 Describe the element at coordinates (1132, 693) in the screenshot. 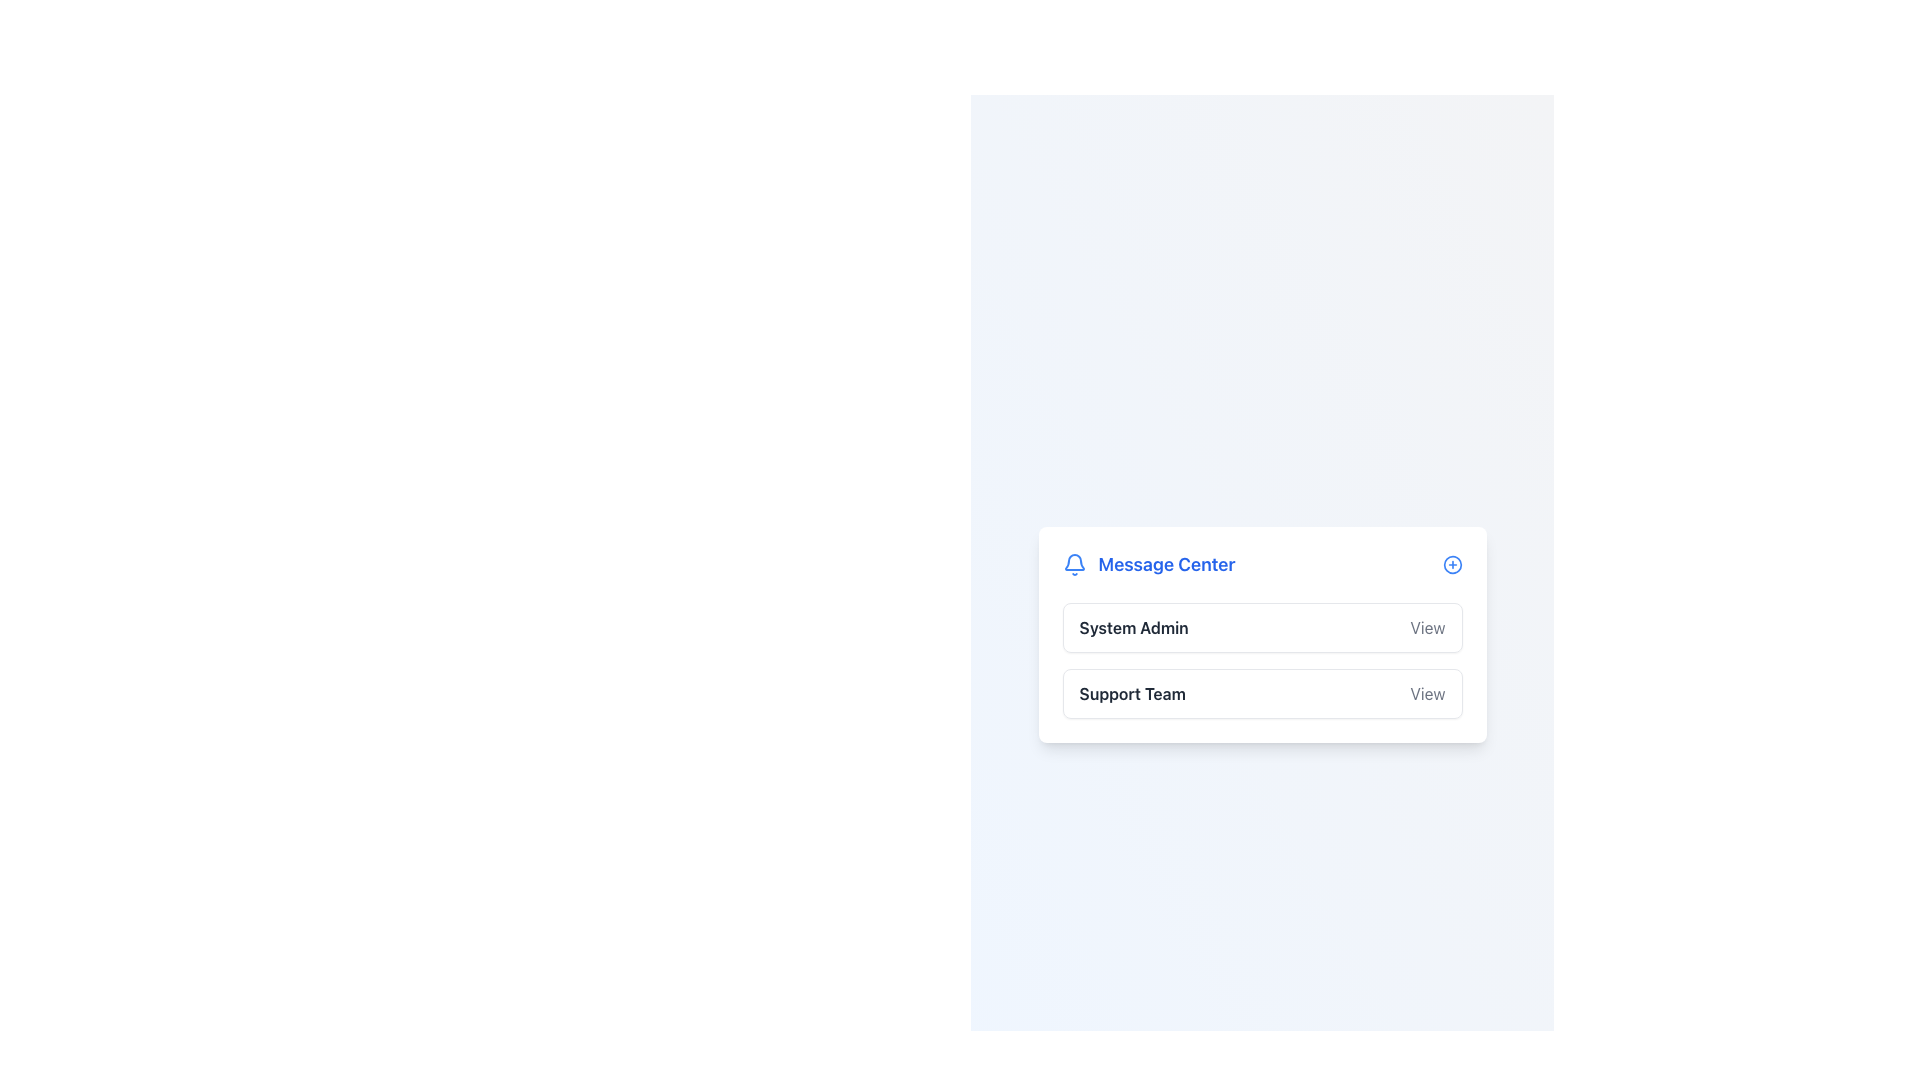

I see `the Text Label that indicates a group or category of information, located below the 'System Admin' text entry and to the left of the 'View' link in the 'Message Center' card` at that location.